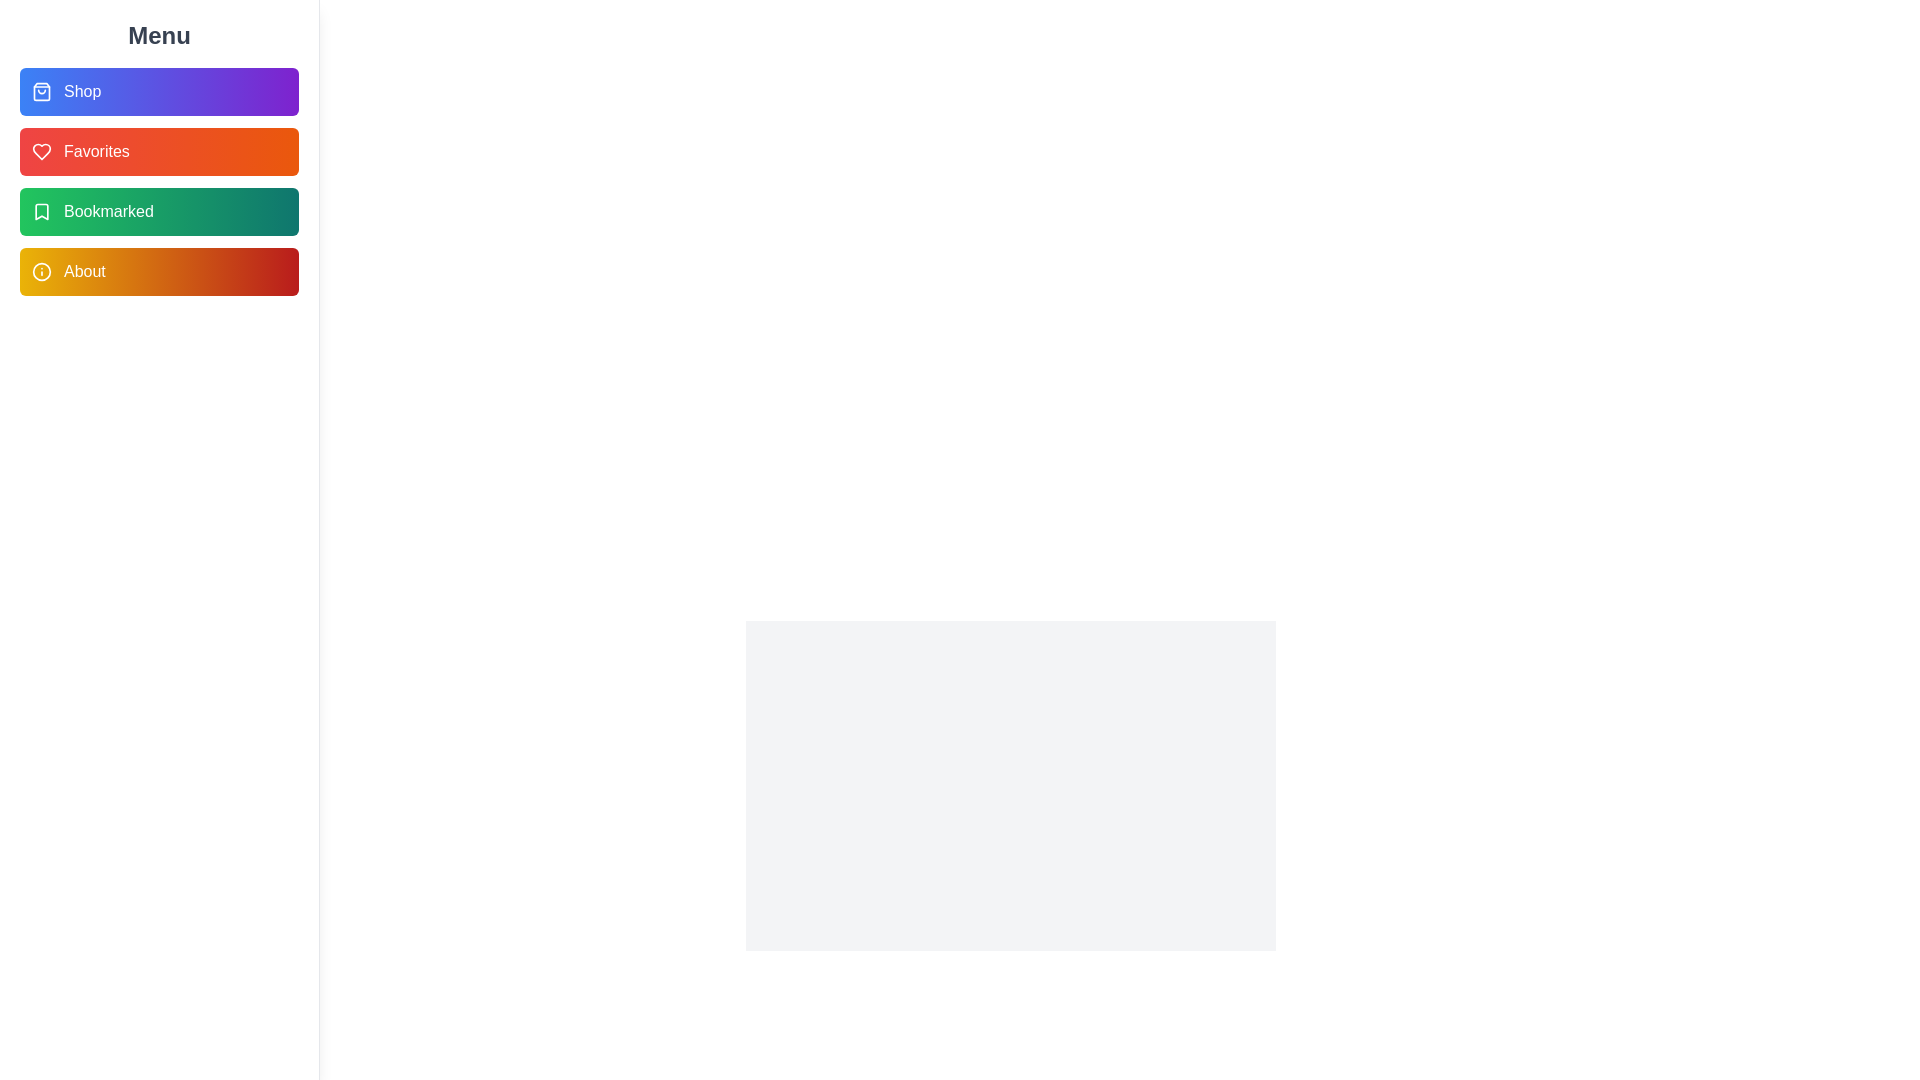 This screenshot has height=1080, width=1920. Describe the element at coordinates (158, 272) in the screenshot. I see `the About menu item` at that location.